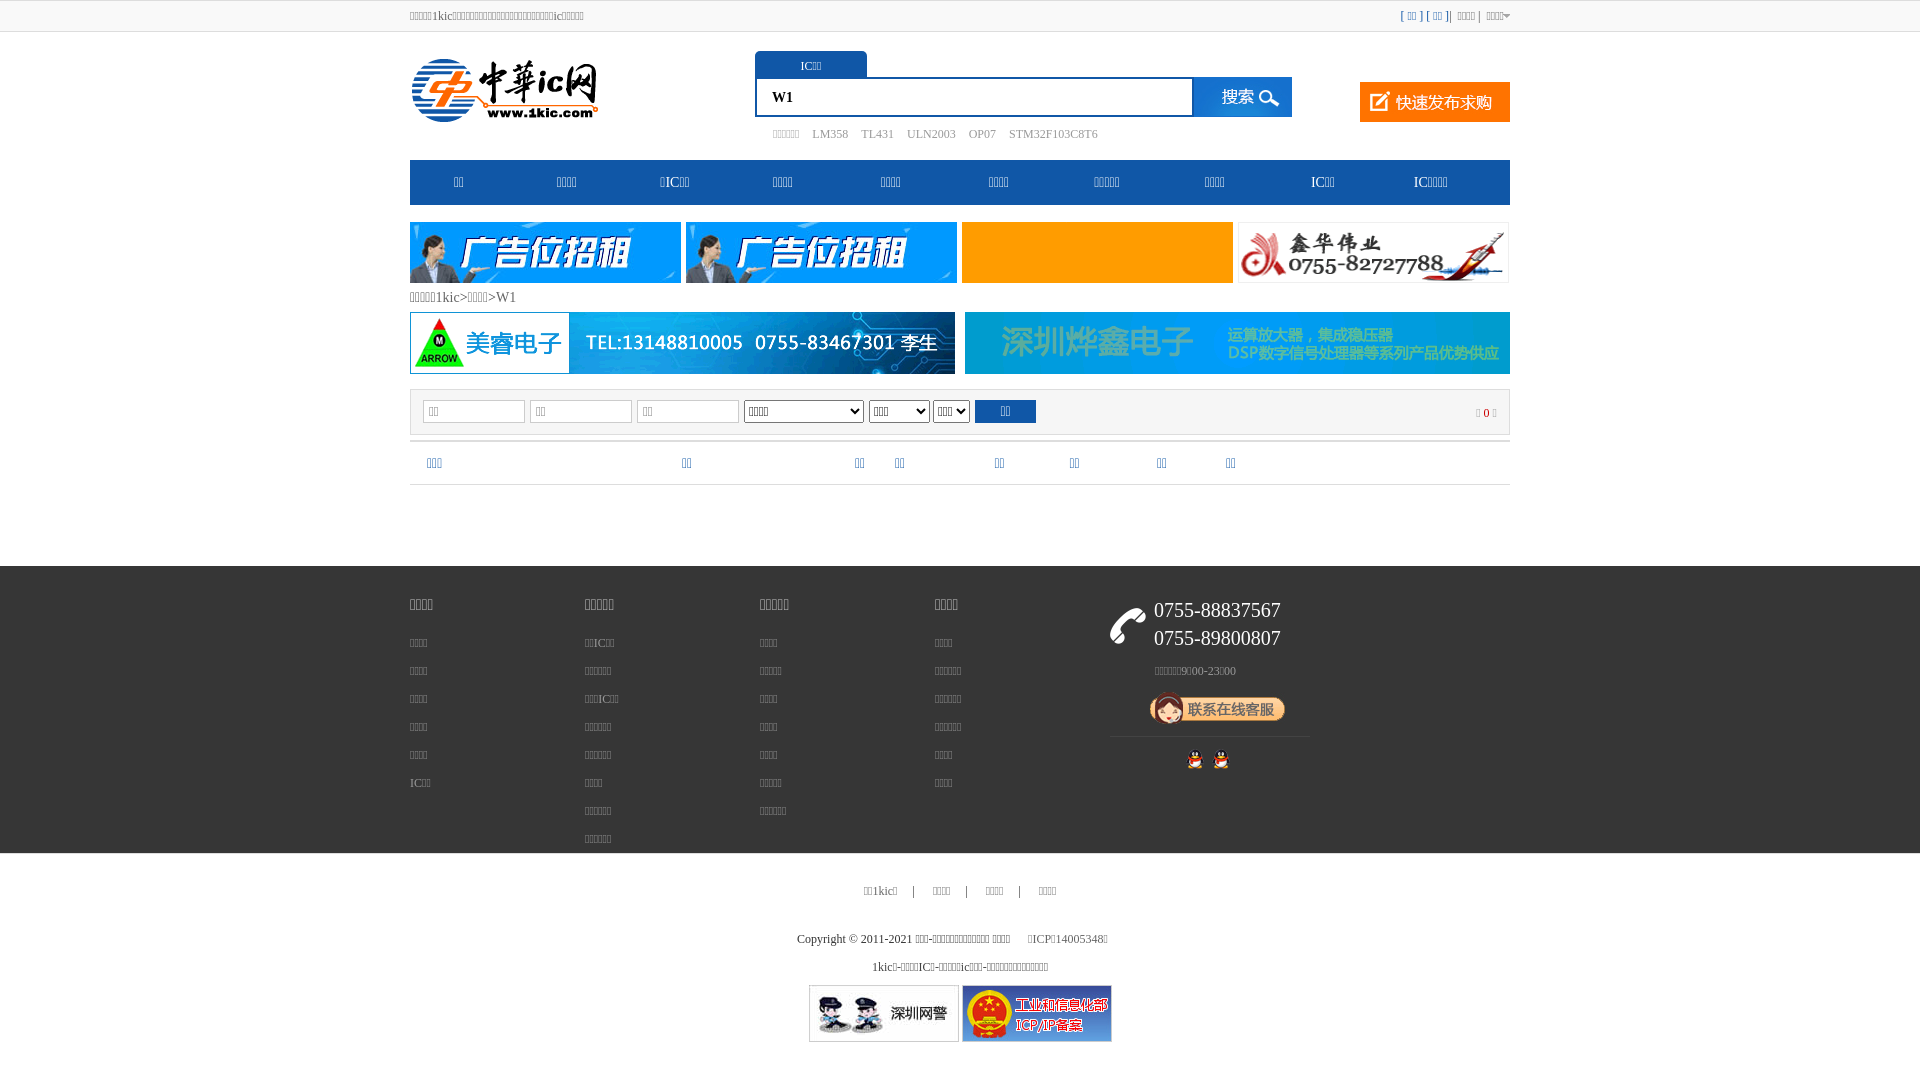 The image size is (1920, 1080). Describe the element at coordinates (446, 297) in the screenshot. I see `'1kic'` at that location.